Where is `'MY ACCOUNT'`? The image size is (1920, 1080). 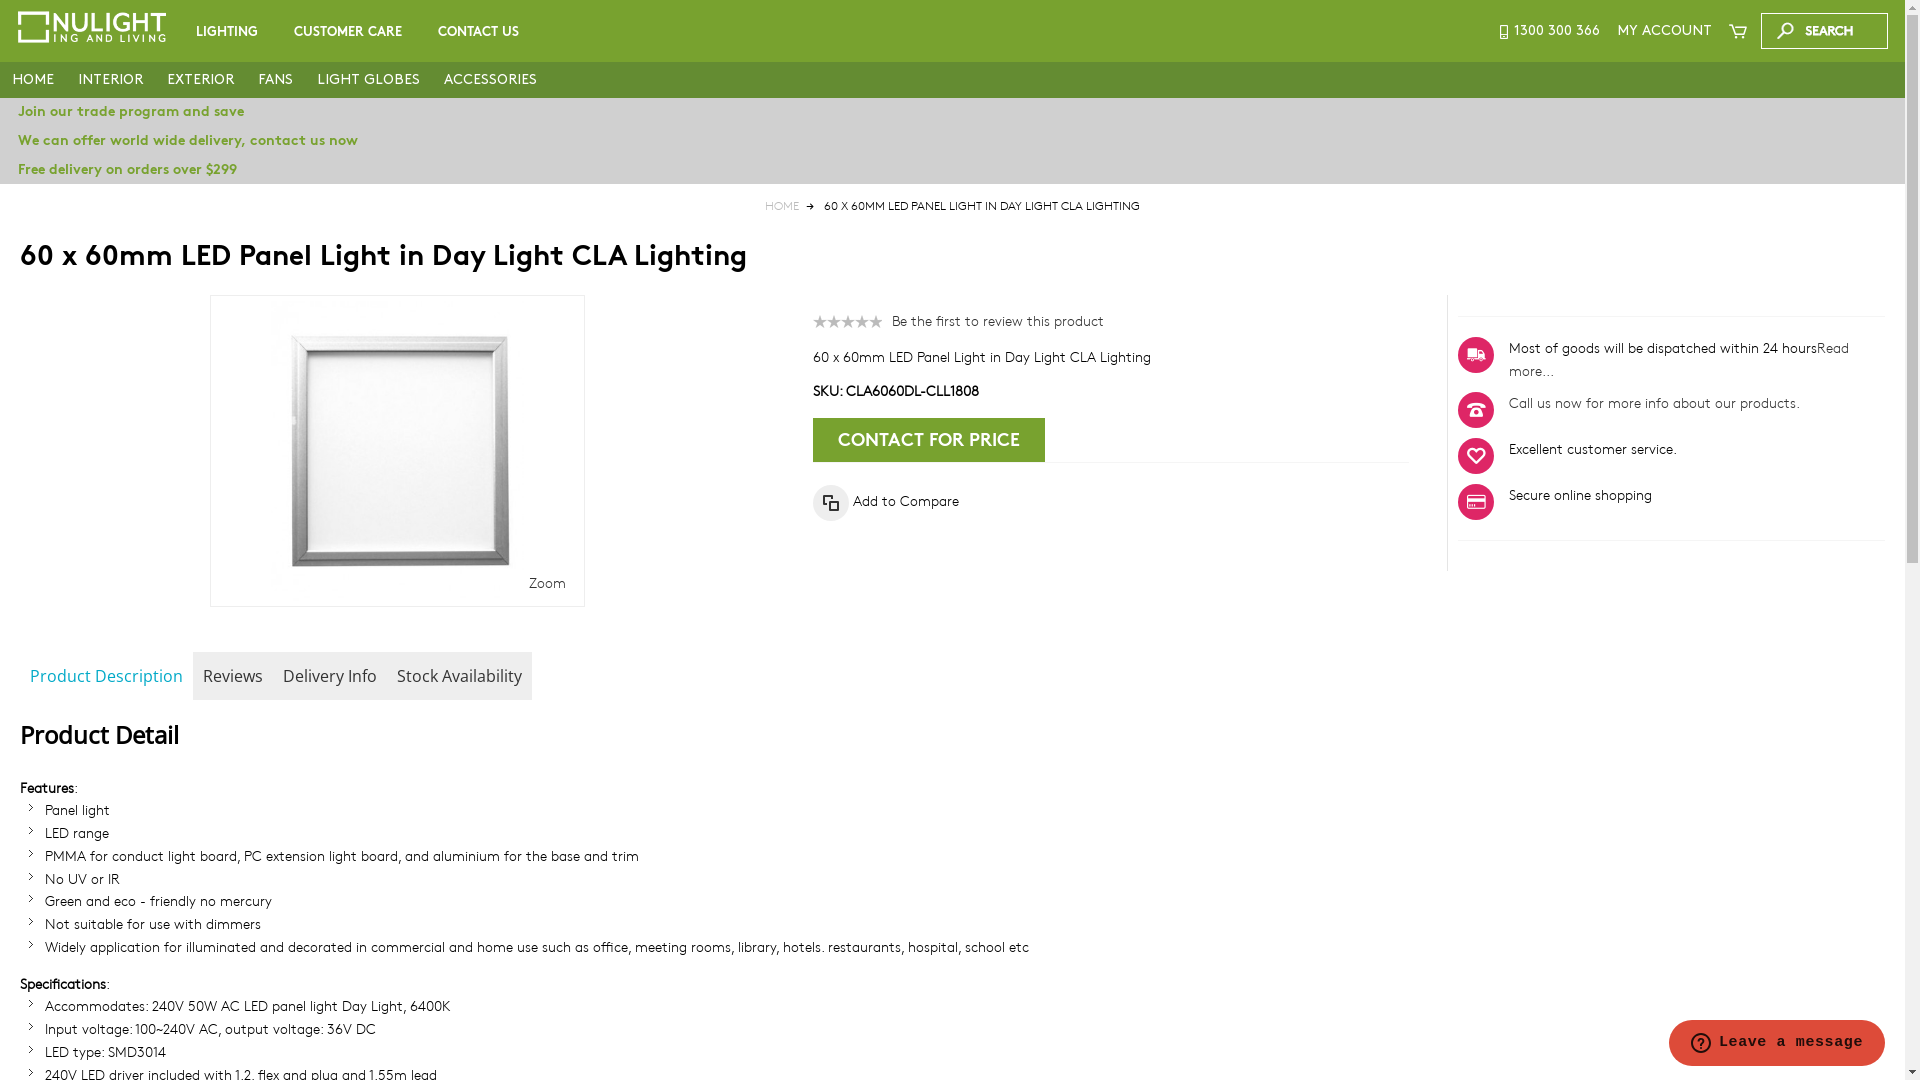
'MY ACCOUNT' is located at coordinates (1664, 30).